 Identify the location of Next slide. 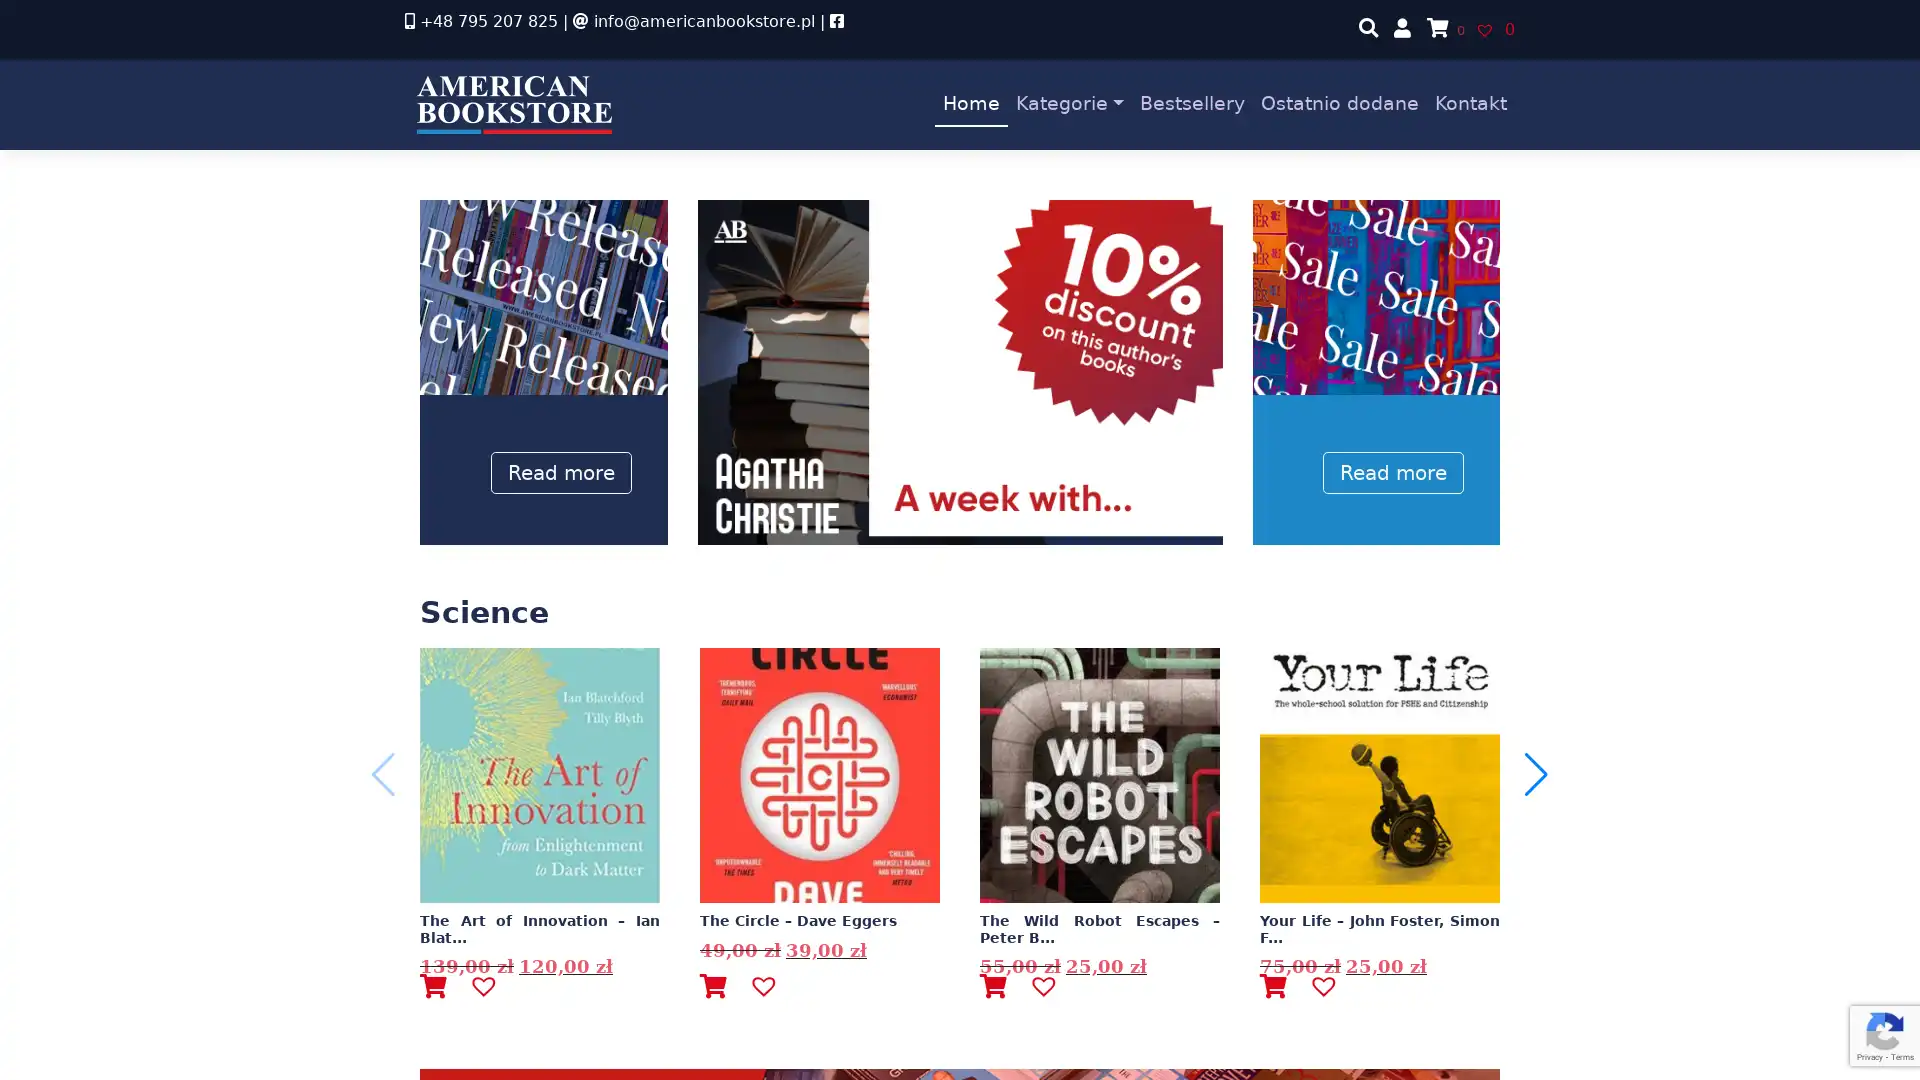
(1535, 773).